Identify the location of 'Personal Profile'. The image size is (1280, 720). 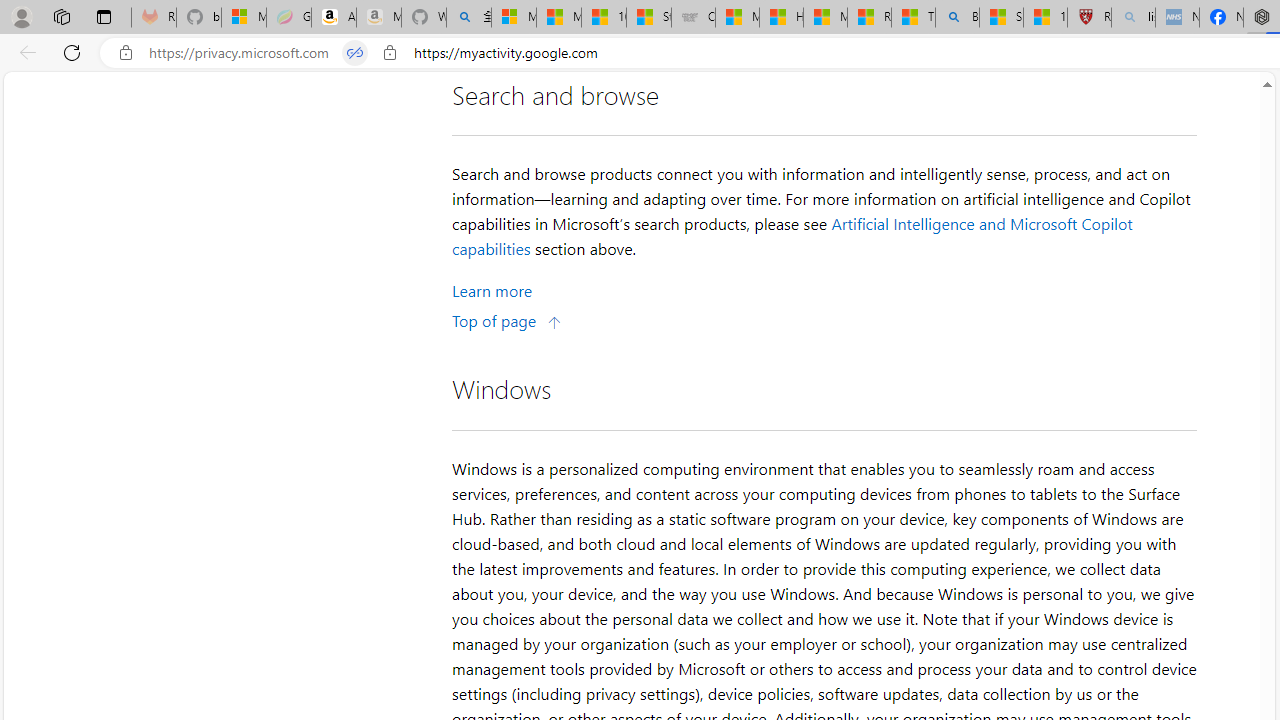
(21, 16).